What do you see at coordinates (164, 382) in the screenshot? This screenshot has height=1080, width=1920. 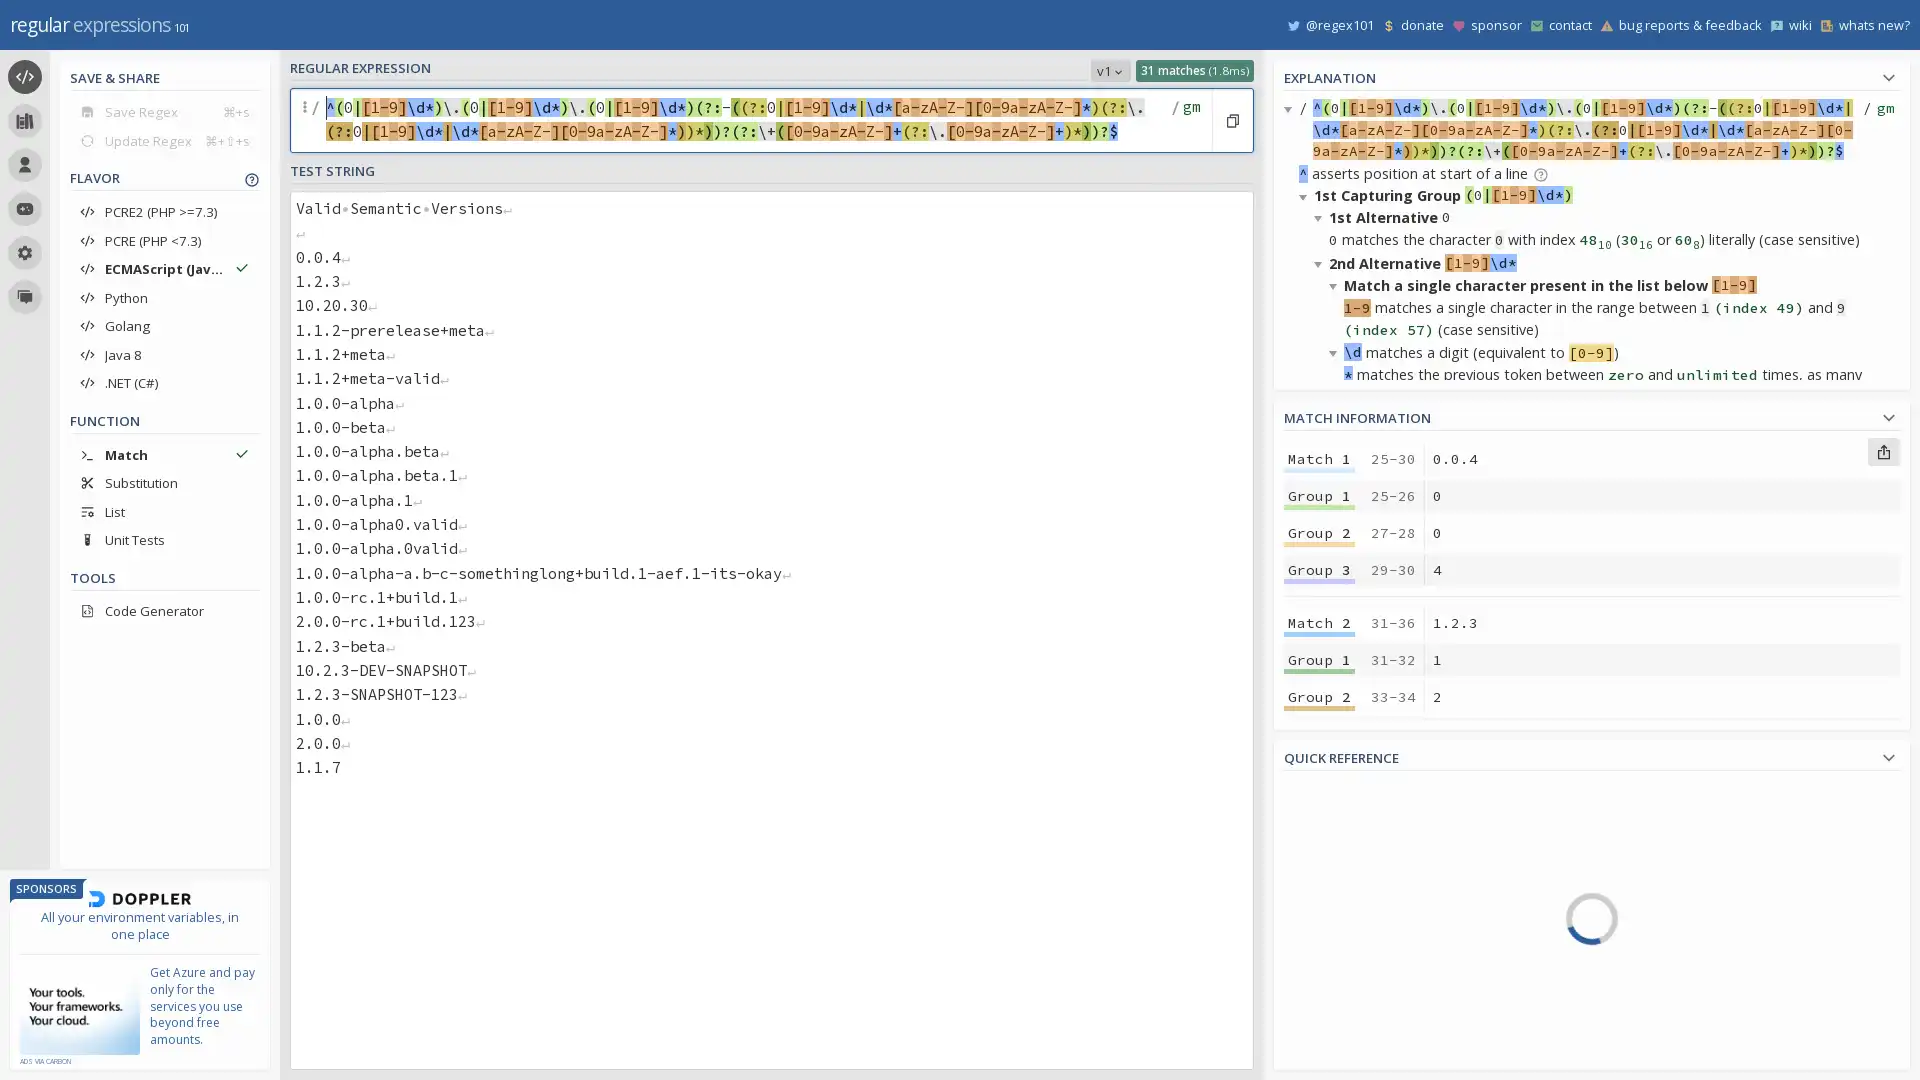 I see `.NET (C#)` at bounding box center [164, 382].